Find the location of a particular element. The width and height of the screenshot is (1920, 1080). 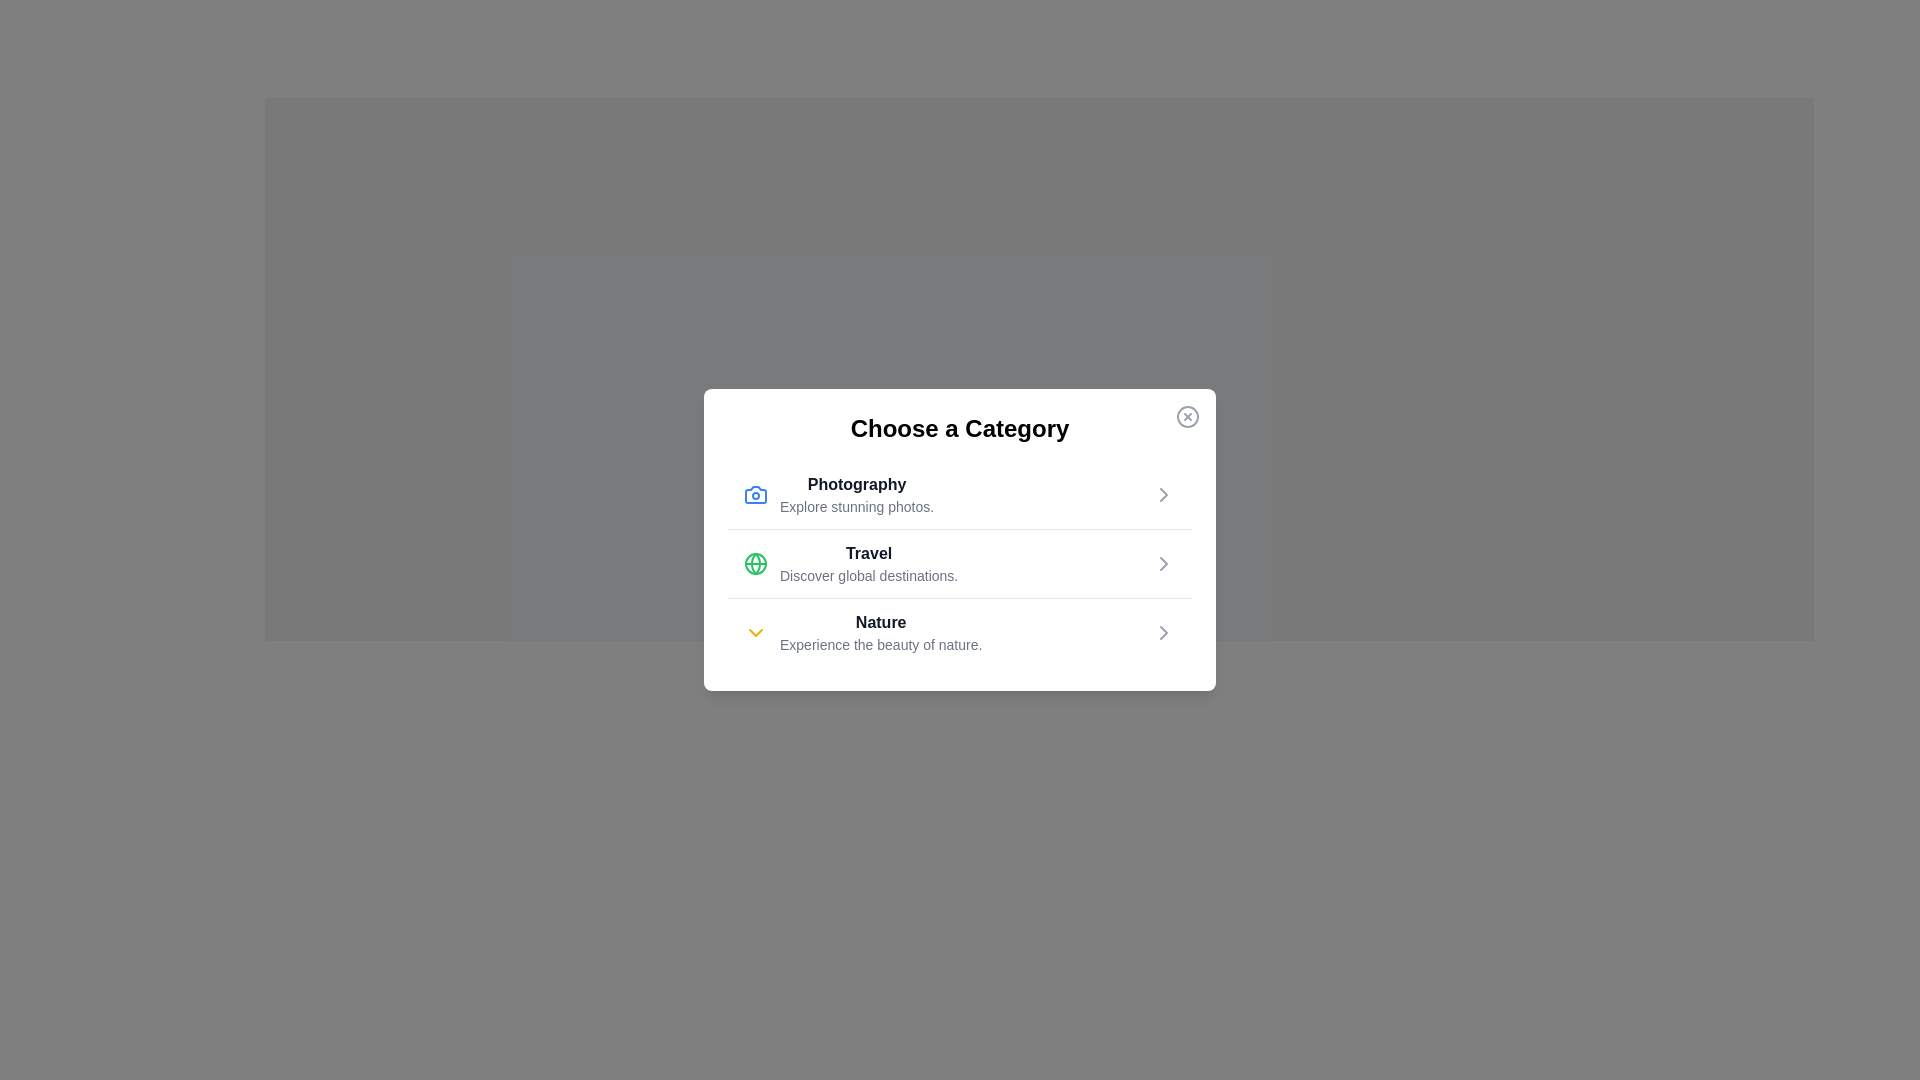

the text-based selectable list item labeled 'Nature' is located at coordinates (880, 632).